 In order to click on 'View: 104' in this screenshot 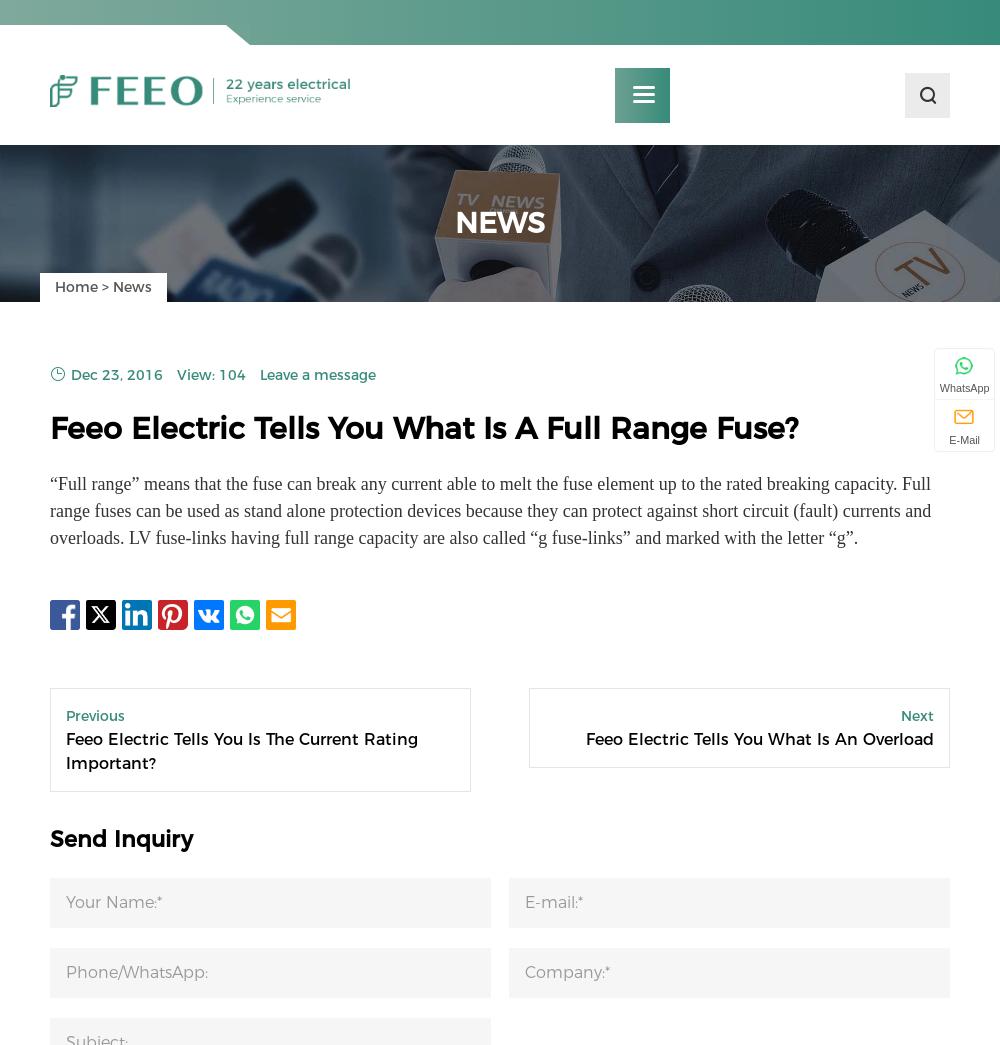, I will do `click(210, 383)`.